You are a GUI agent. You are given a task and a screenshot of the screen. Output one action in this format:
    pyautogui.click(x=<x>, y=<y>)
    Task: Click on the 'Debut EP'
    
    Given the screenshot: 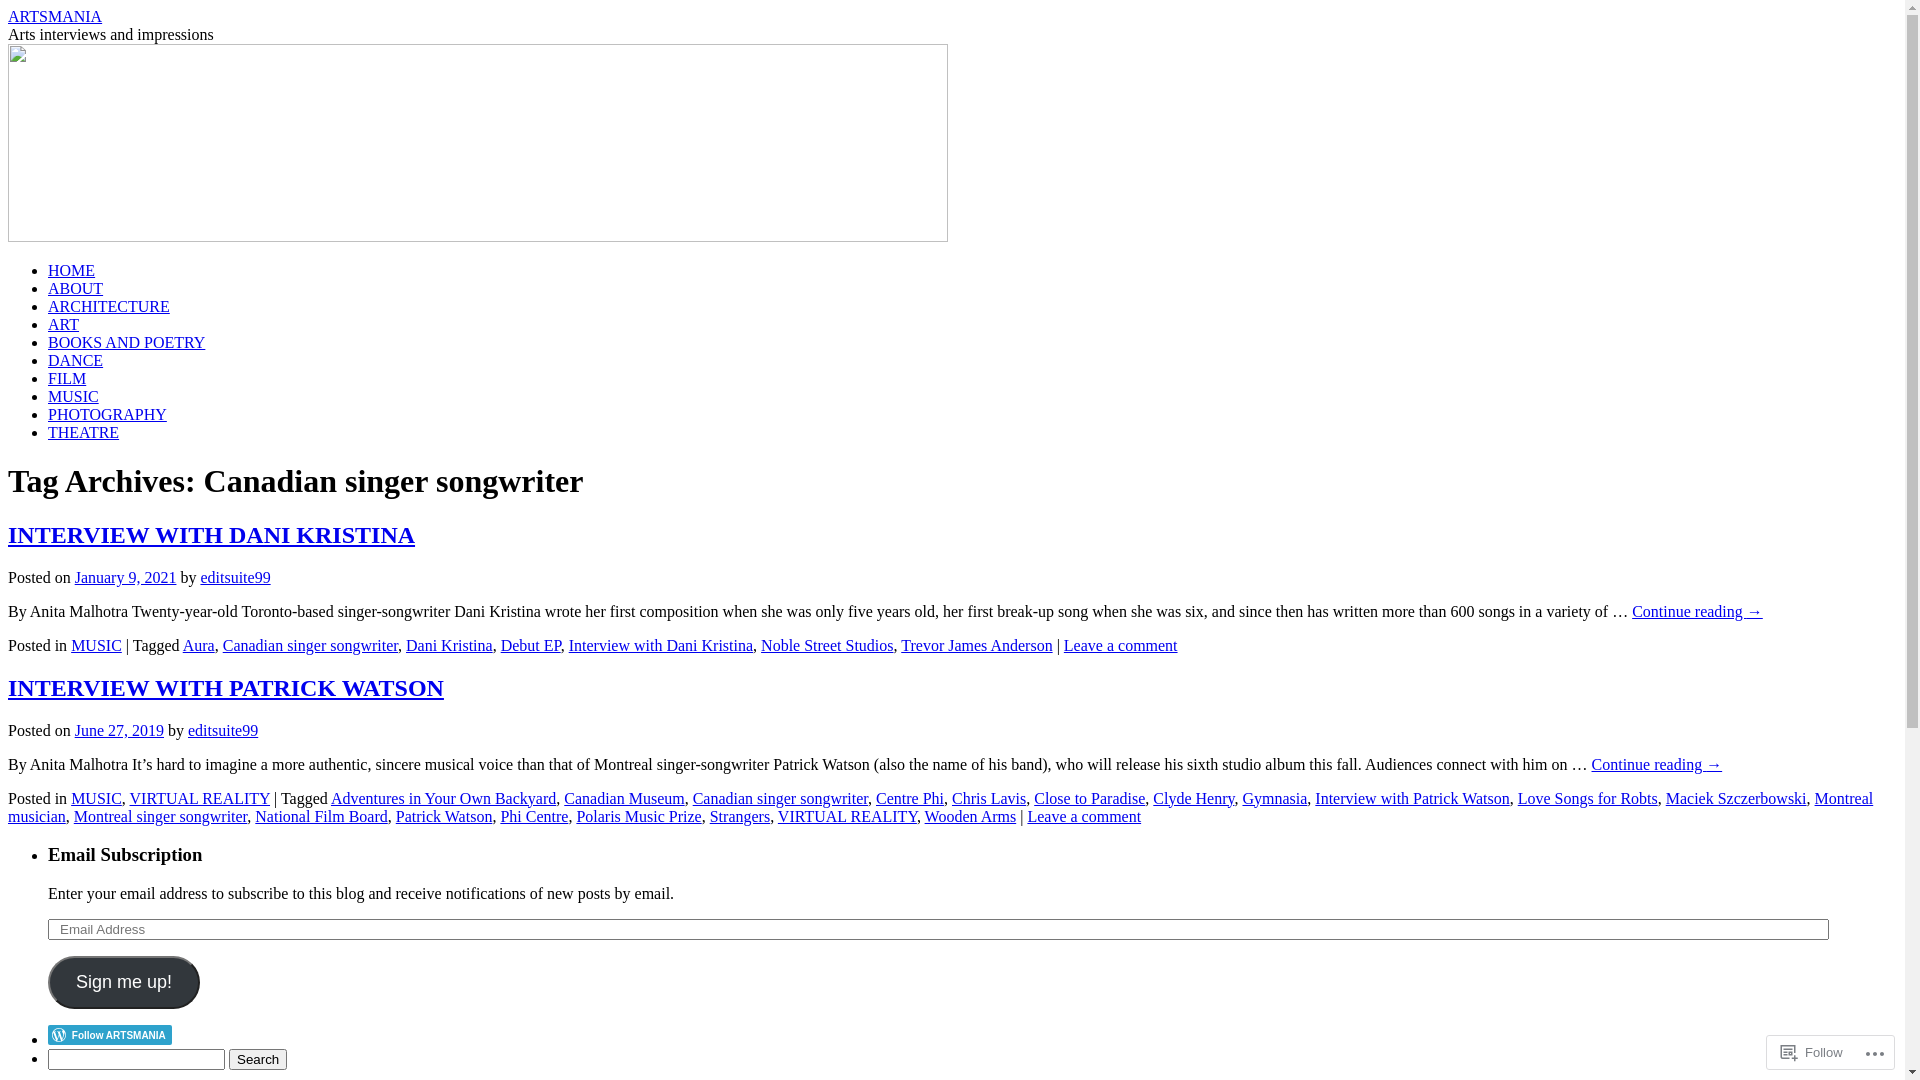 What is the action you would take?
    pyautogui.click(x=531, y=645)
    